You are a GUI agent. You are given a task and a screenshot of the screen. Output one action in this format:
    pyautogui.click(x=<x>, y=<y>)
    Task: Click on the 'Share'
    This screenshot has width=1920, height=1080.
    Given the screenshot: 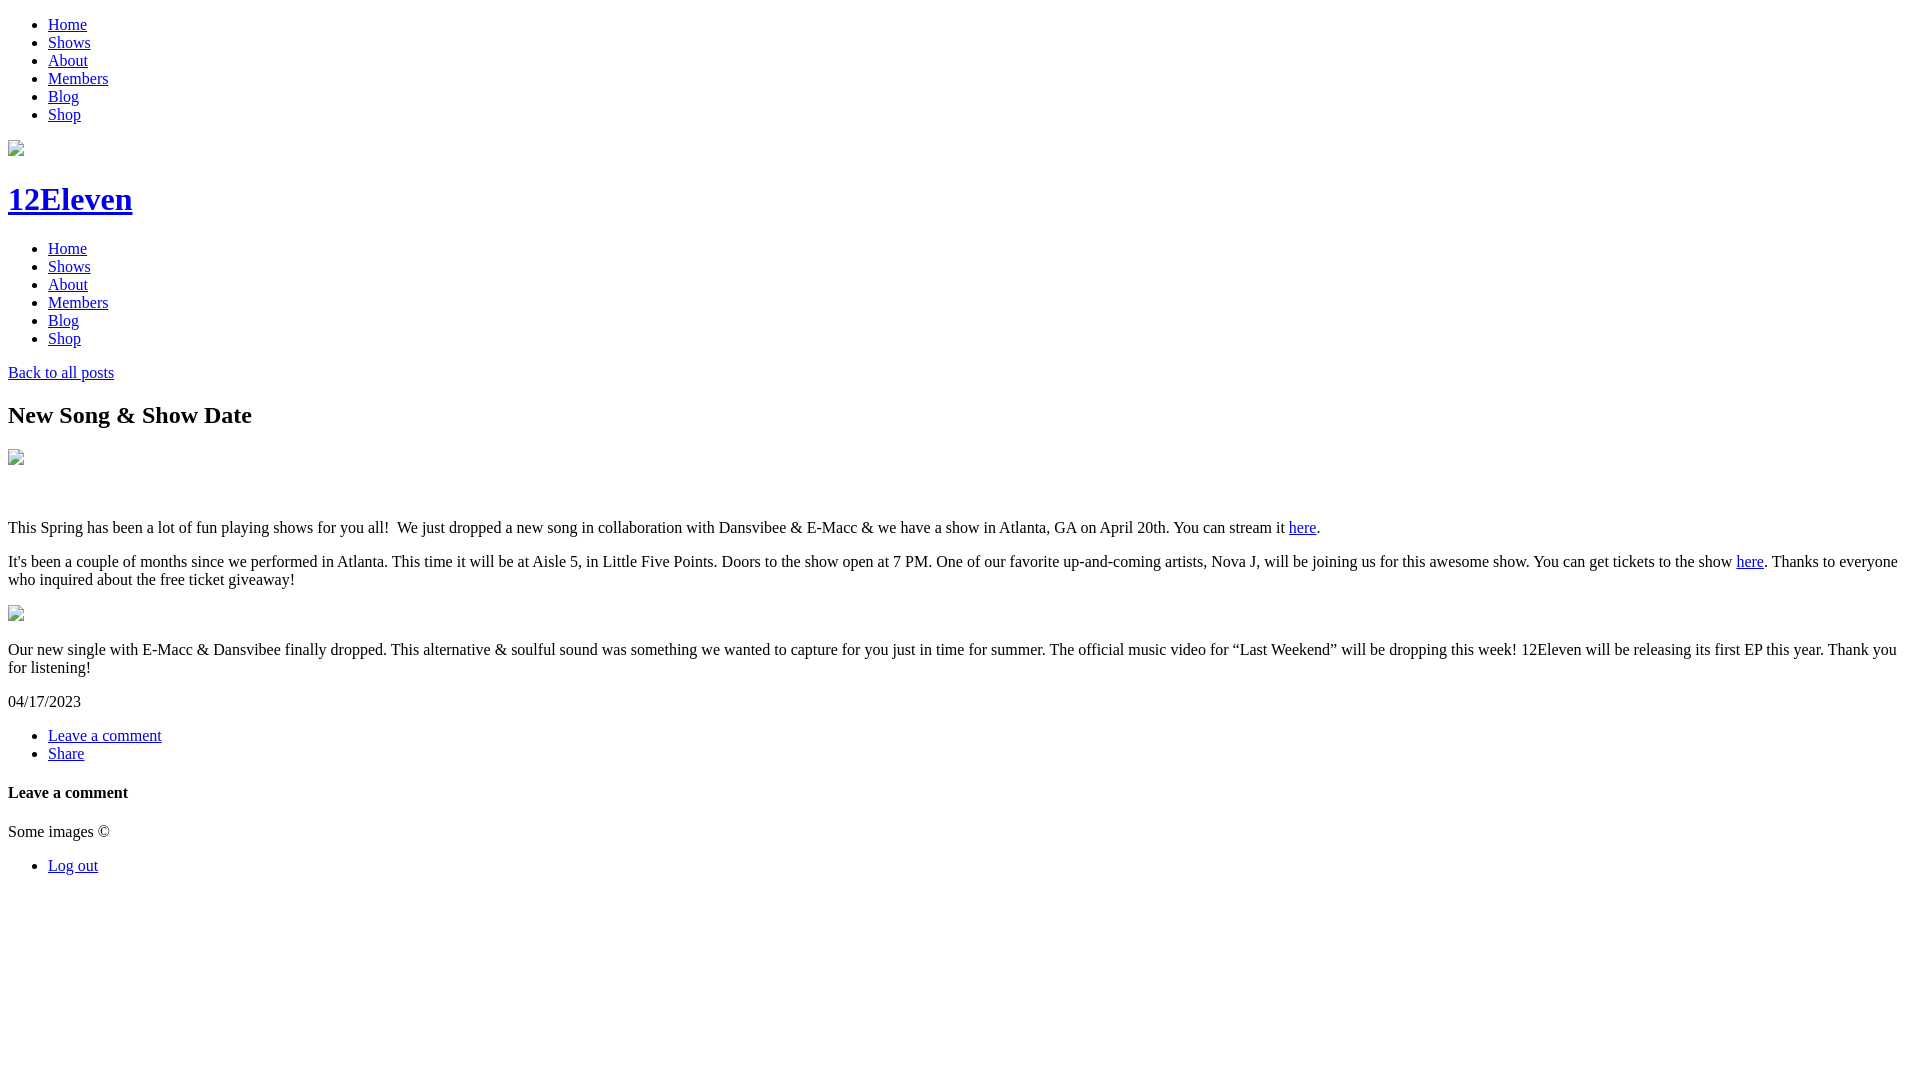 What is the action you would take?
    pyautogui.click(x=66, y=753)
    